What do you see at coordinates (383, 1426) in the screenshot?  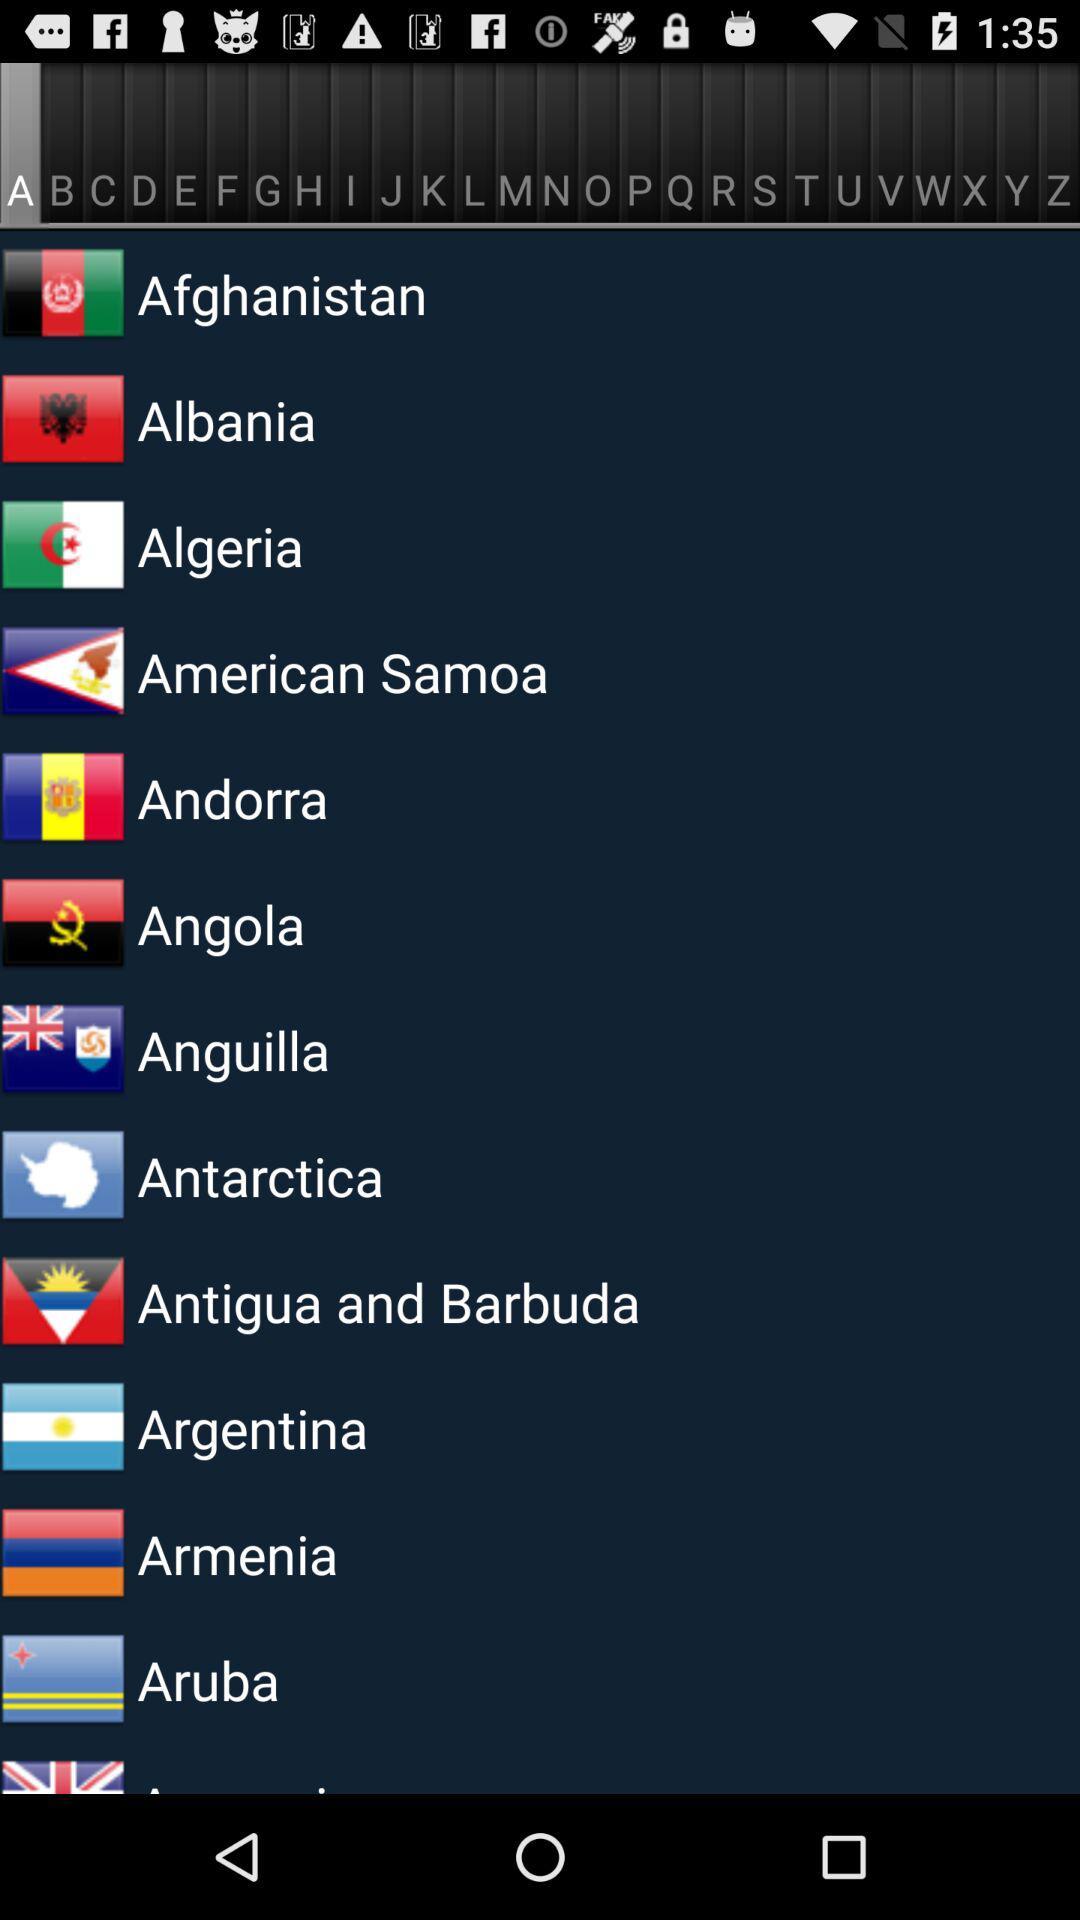 I see `the argentina` at bounding box center [383, 1426].